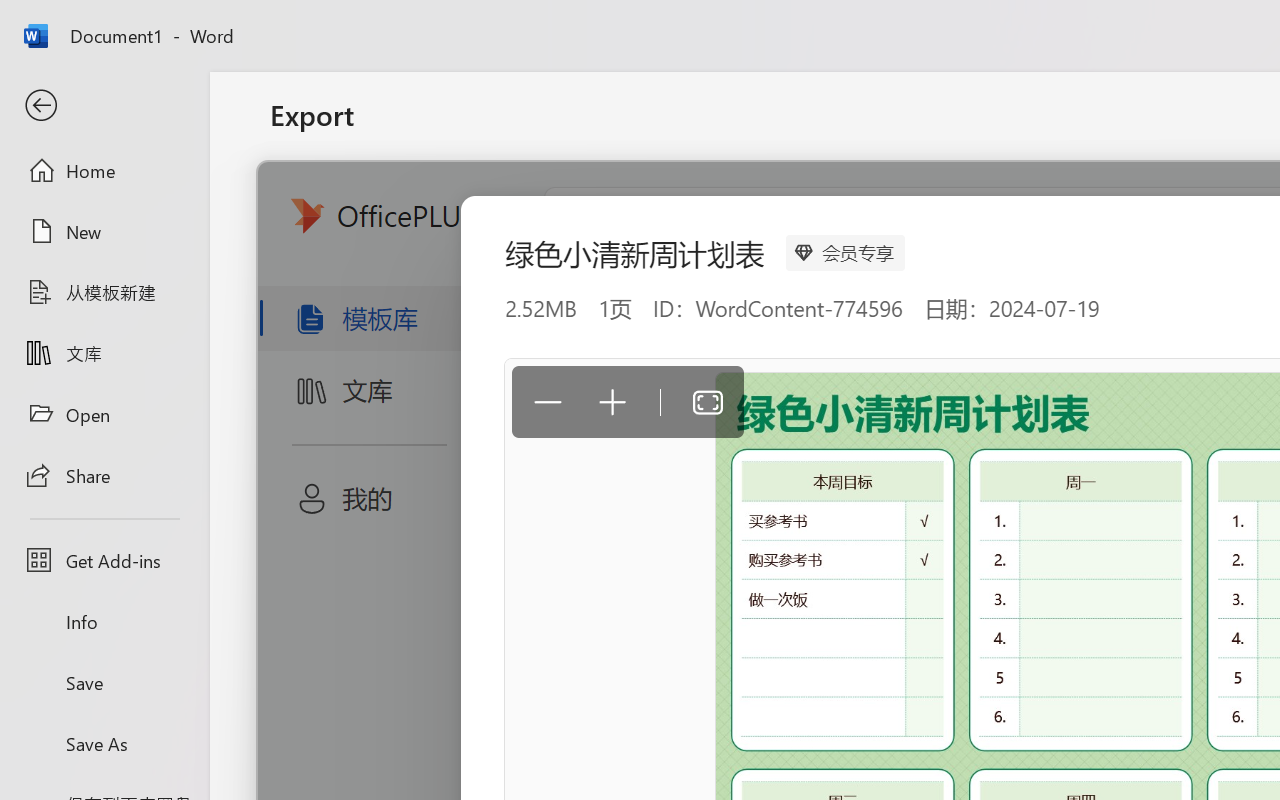 Image resolution: width=1280 pixels, height=800 pixels. I want to click on 'Info', so click(103, 621).